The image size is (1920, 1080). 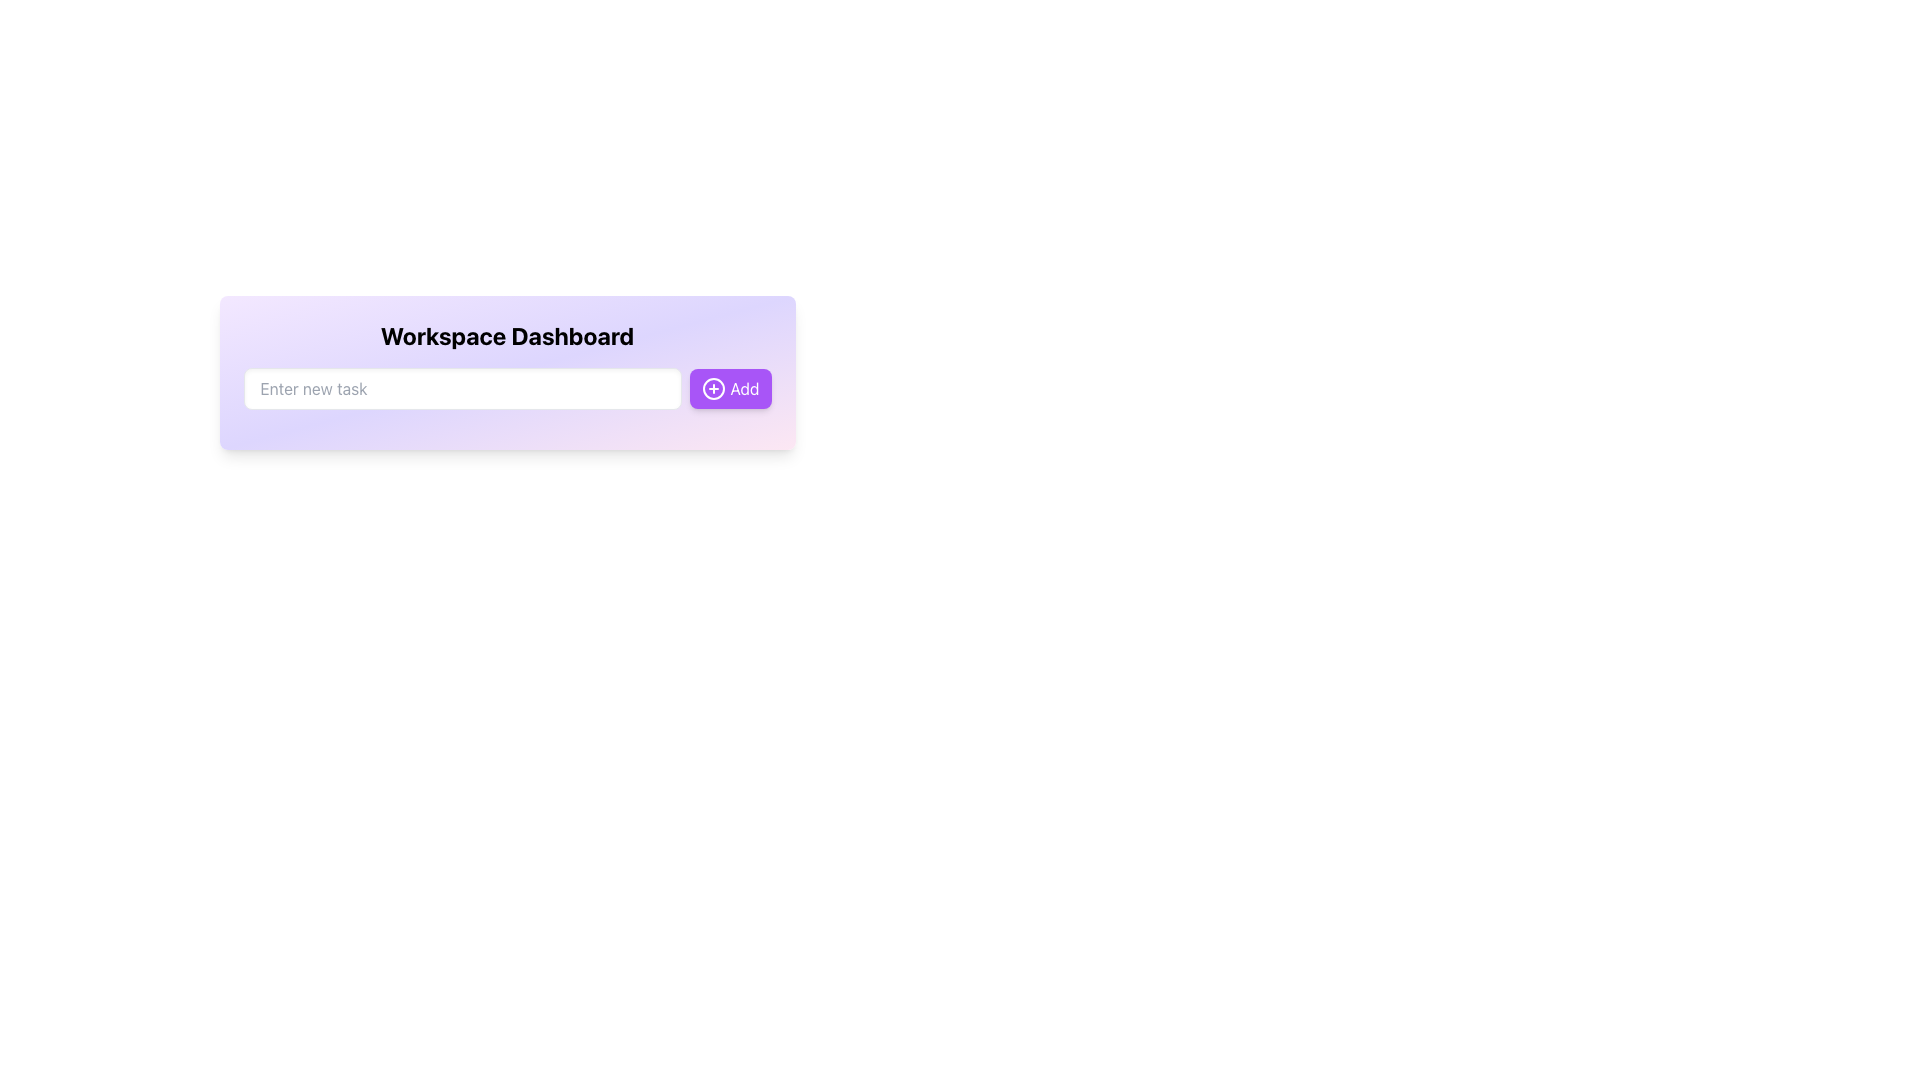 I want to click on the button located to the right of the 'Enter new task' text input field, so click(x=729, y=389).